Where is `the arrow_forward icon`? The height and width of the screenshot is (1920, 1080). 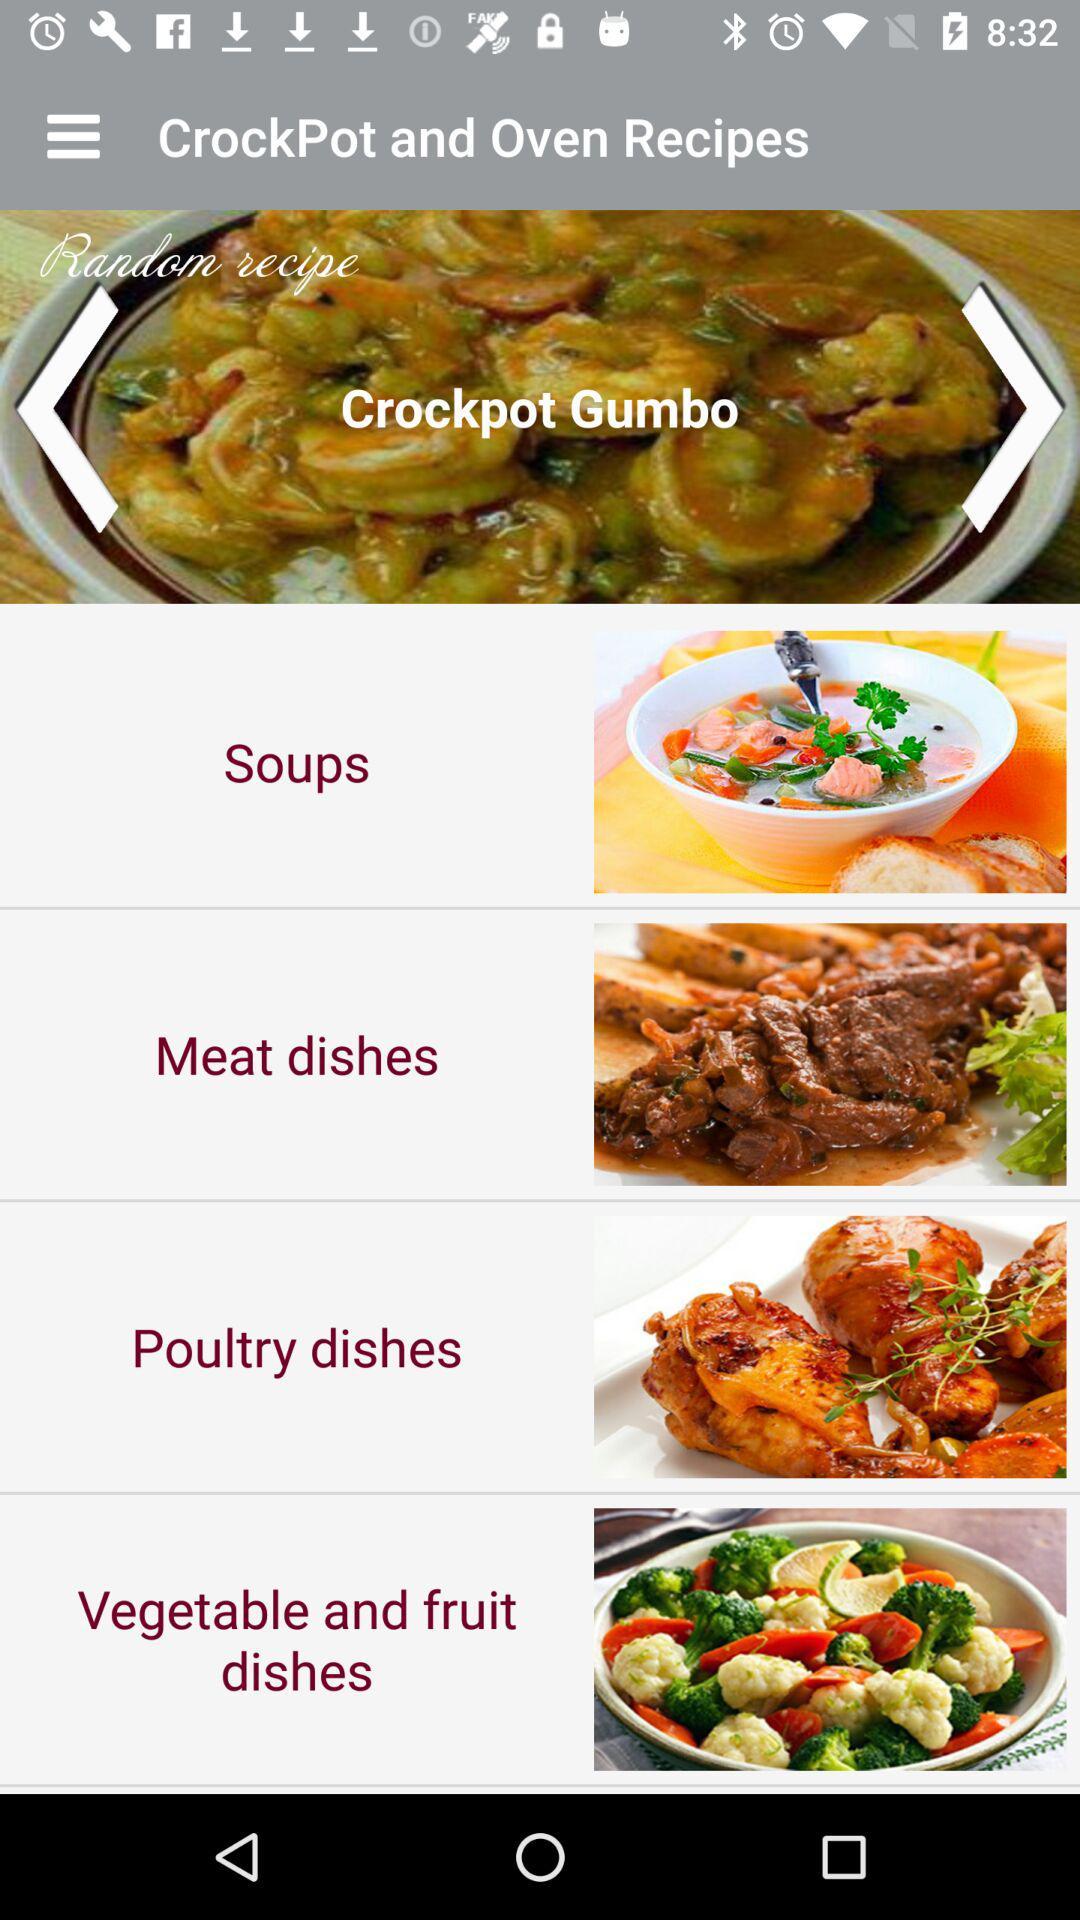
the arrow_forward icon is located at coordinates (1014, 405).